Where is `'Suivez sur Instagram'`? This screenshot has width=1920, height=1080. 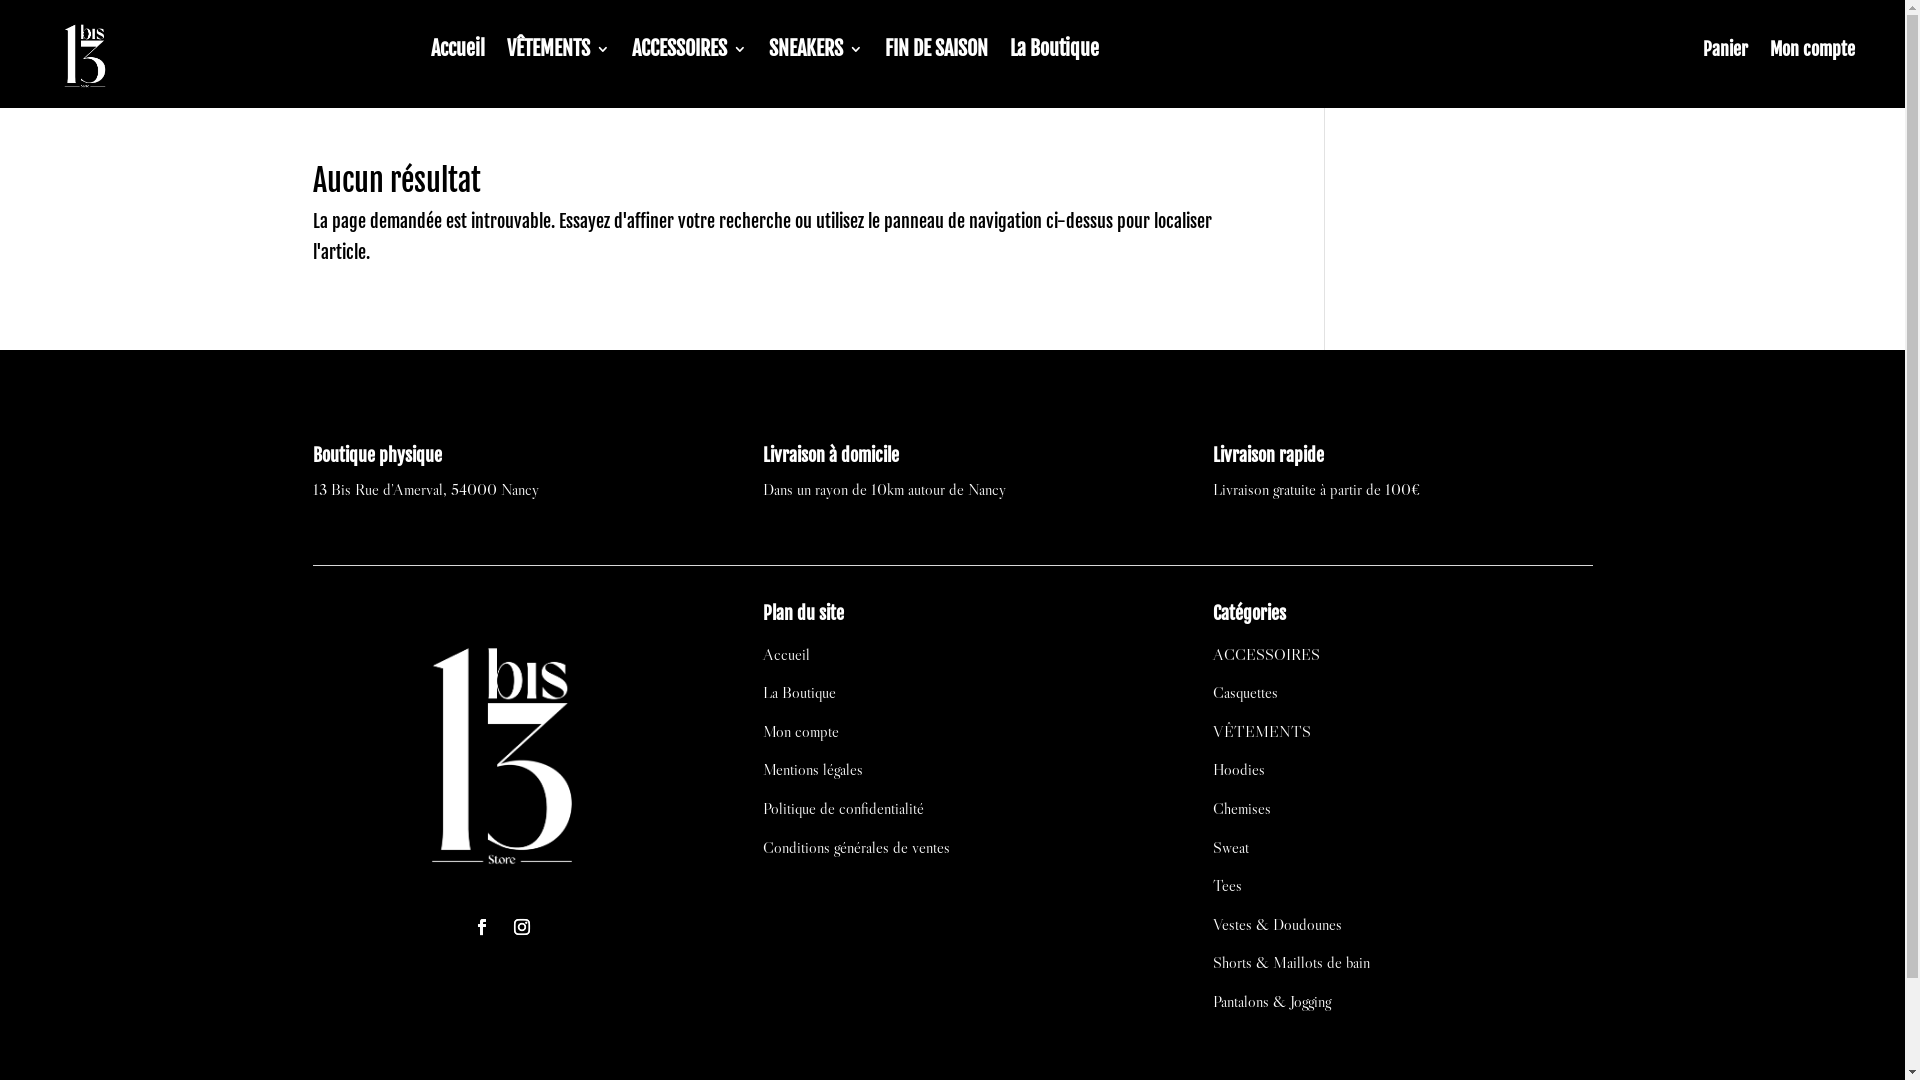 'Suivez sur Instagram' is located at coordinates (522, 926).